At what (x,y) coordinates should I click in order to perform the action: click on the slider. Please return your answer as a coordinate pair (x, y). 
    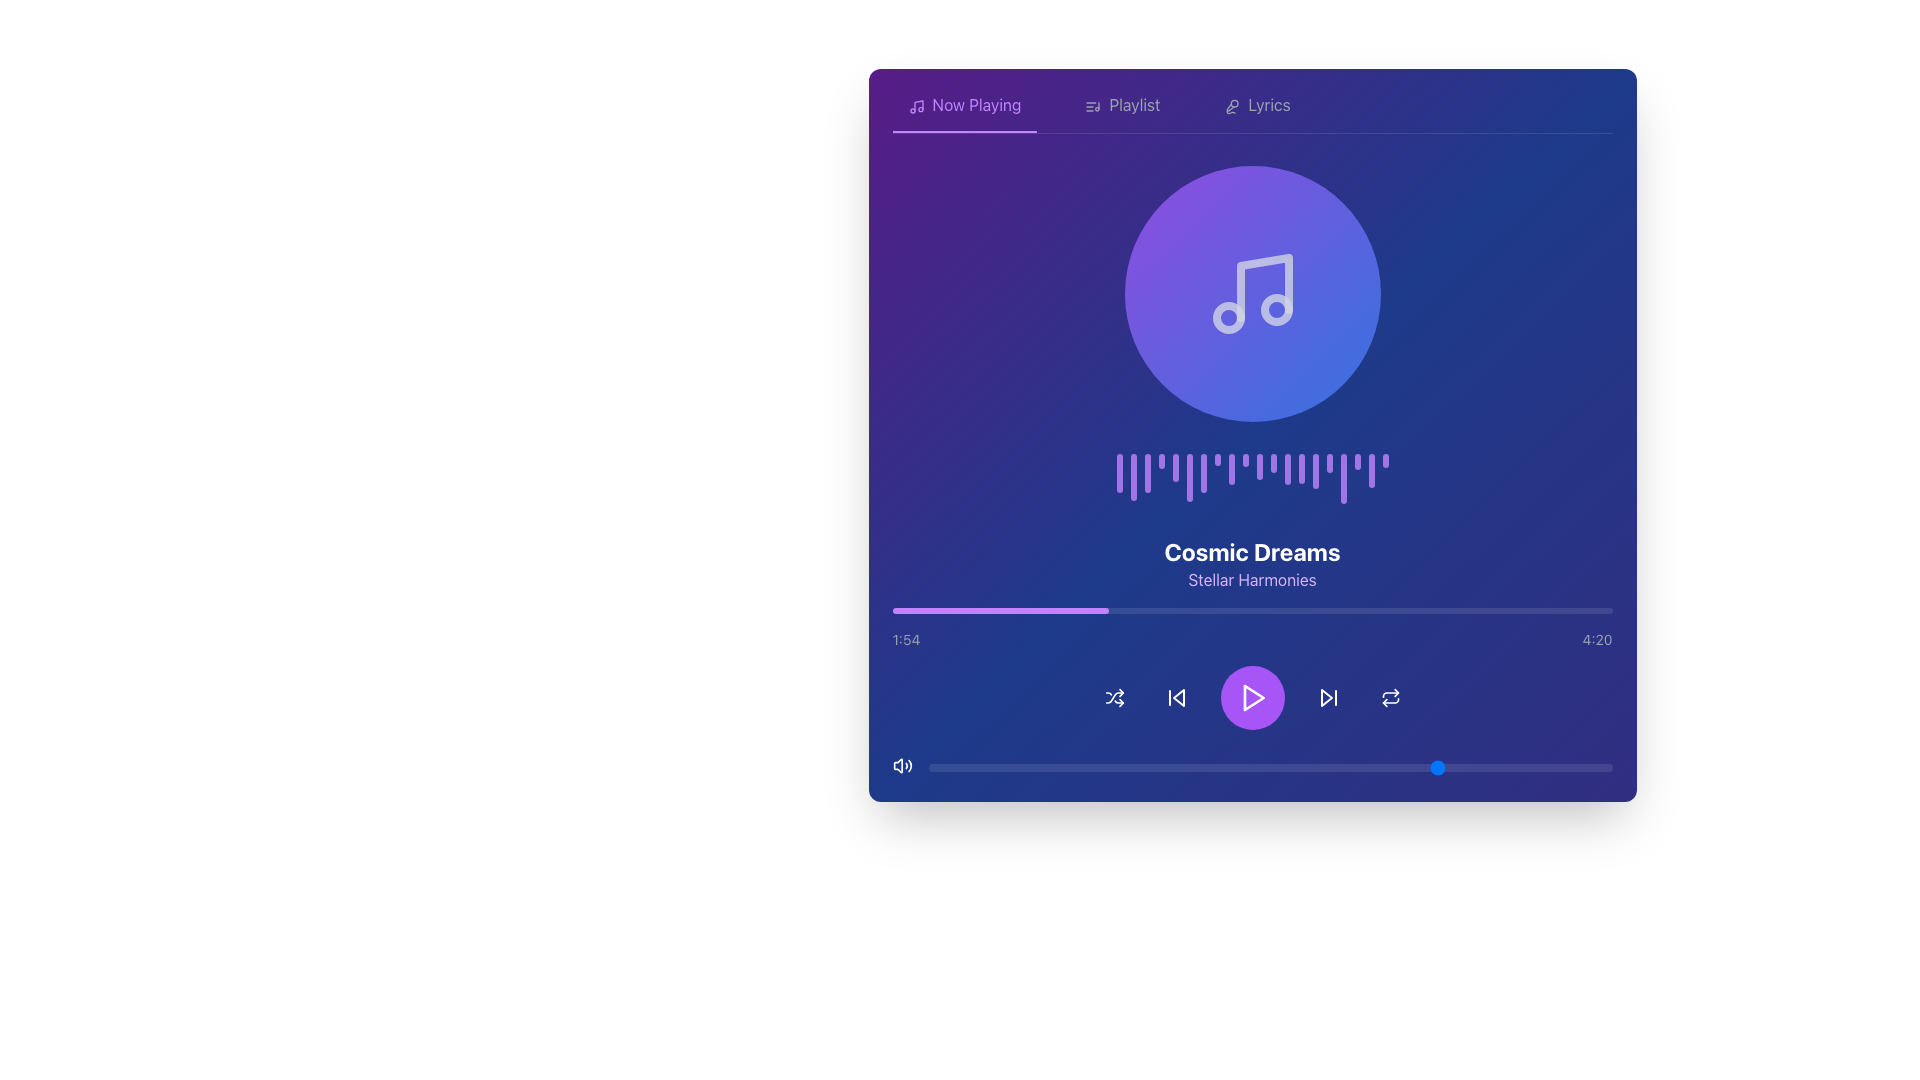
    Looking at the image, I should click on (1345, 766).